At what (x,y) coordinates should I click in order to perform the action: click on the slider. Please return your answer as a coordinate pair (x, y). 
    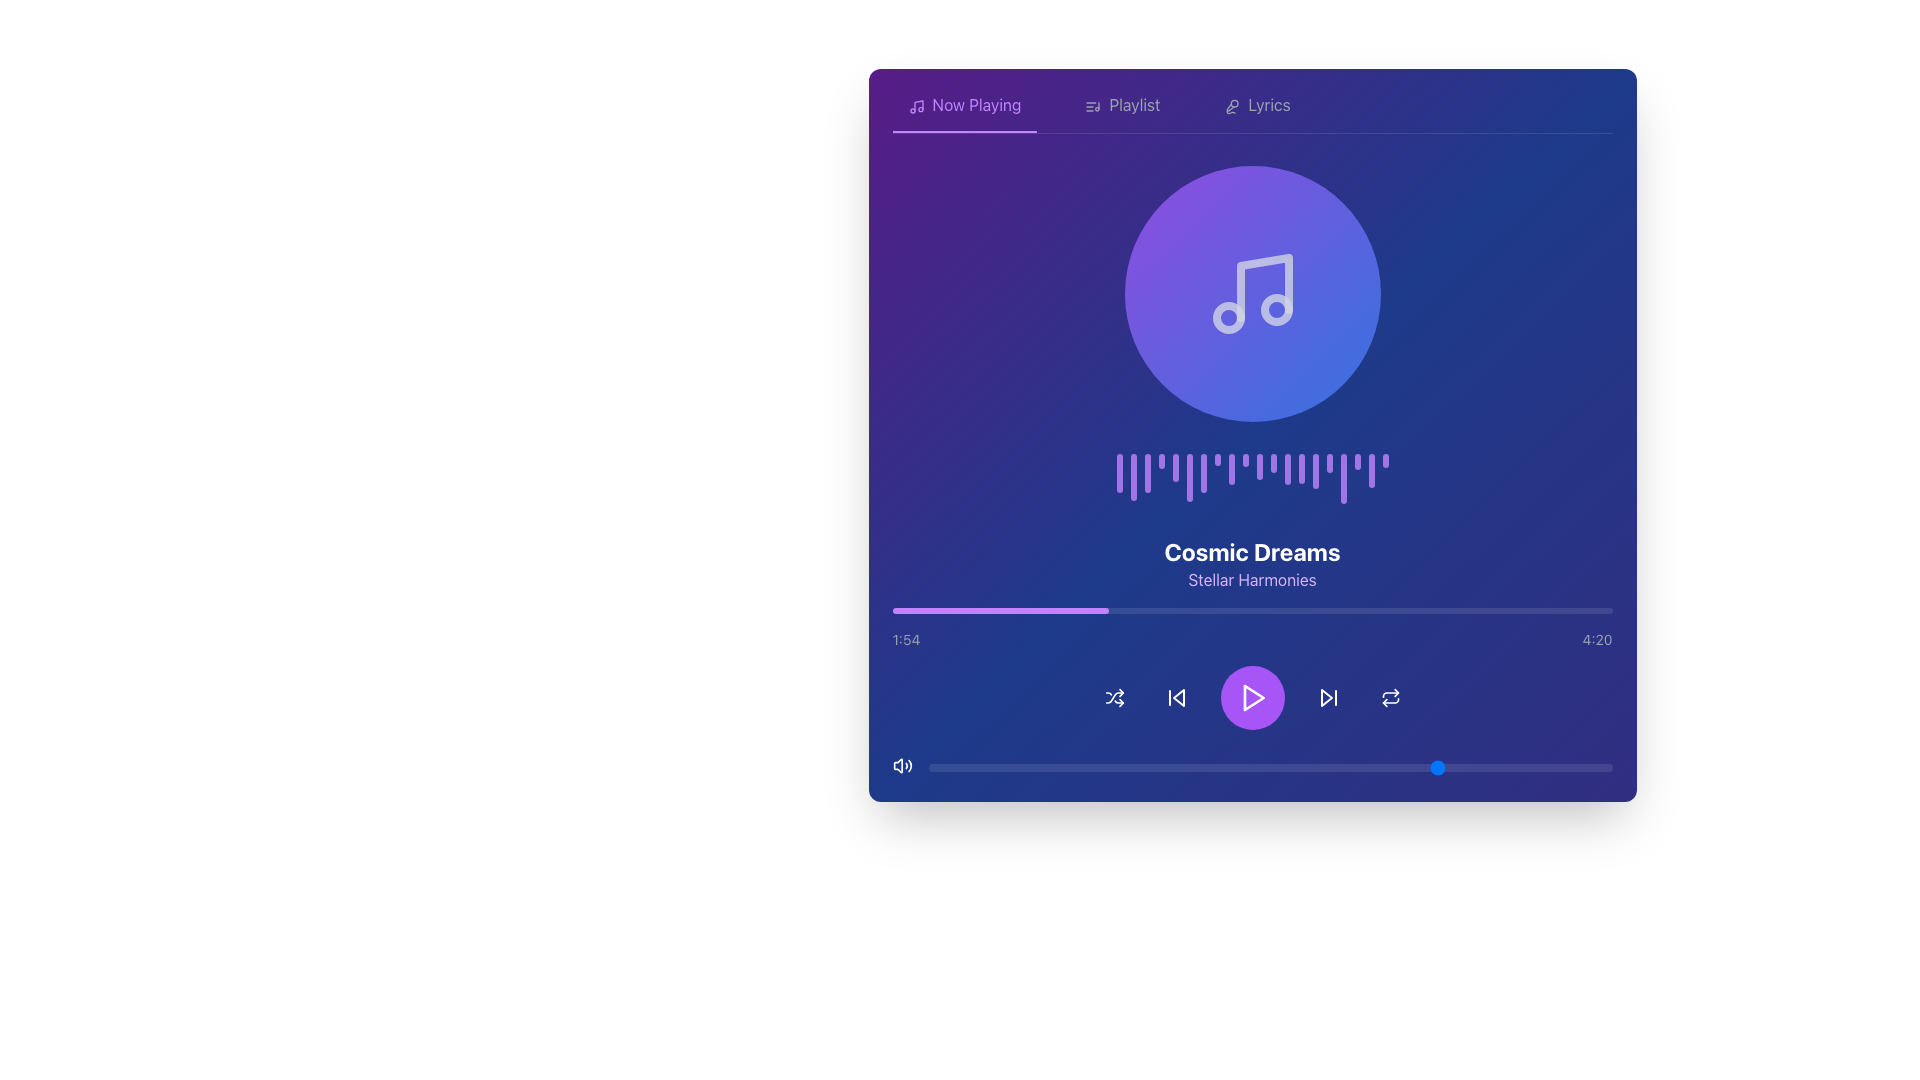
    Looking at the image, I should click on (1345, 766).